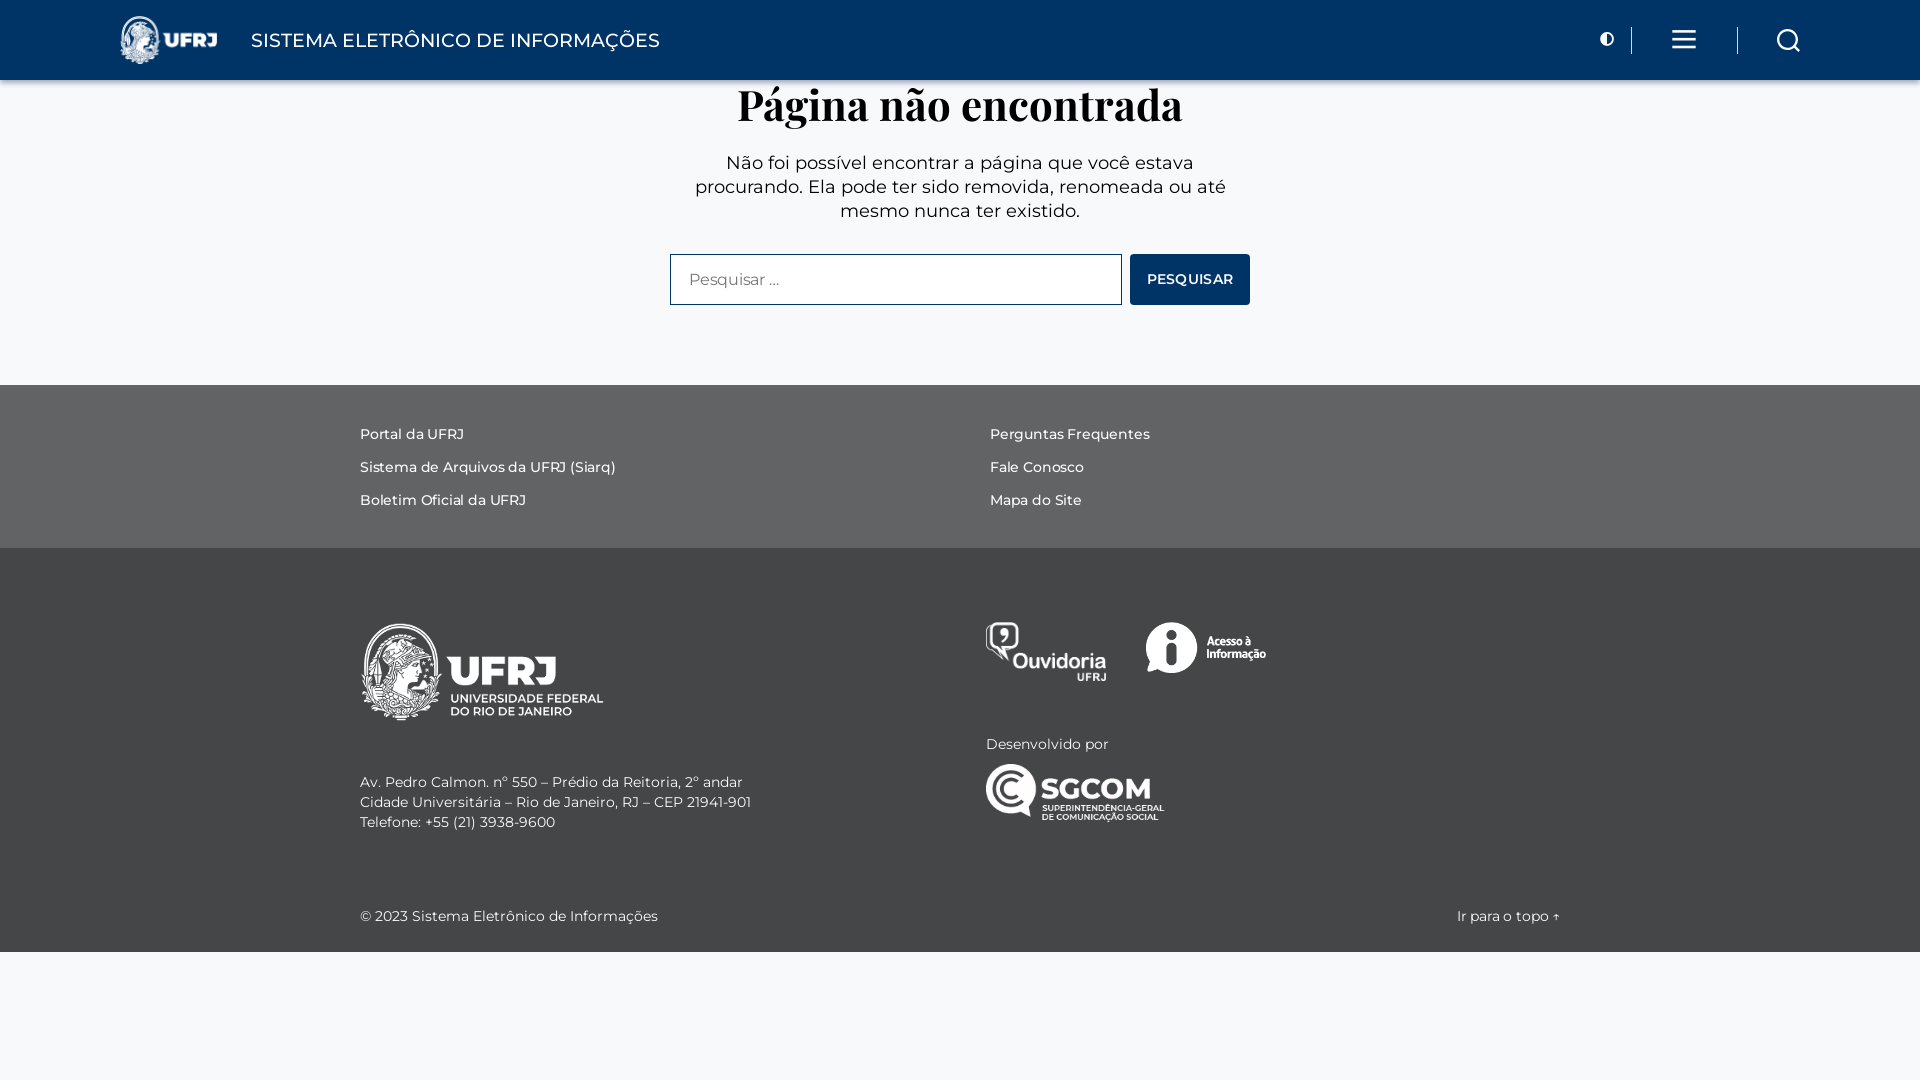  I want to click on 'Fale Conosco', so click(1036, 466).